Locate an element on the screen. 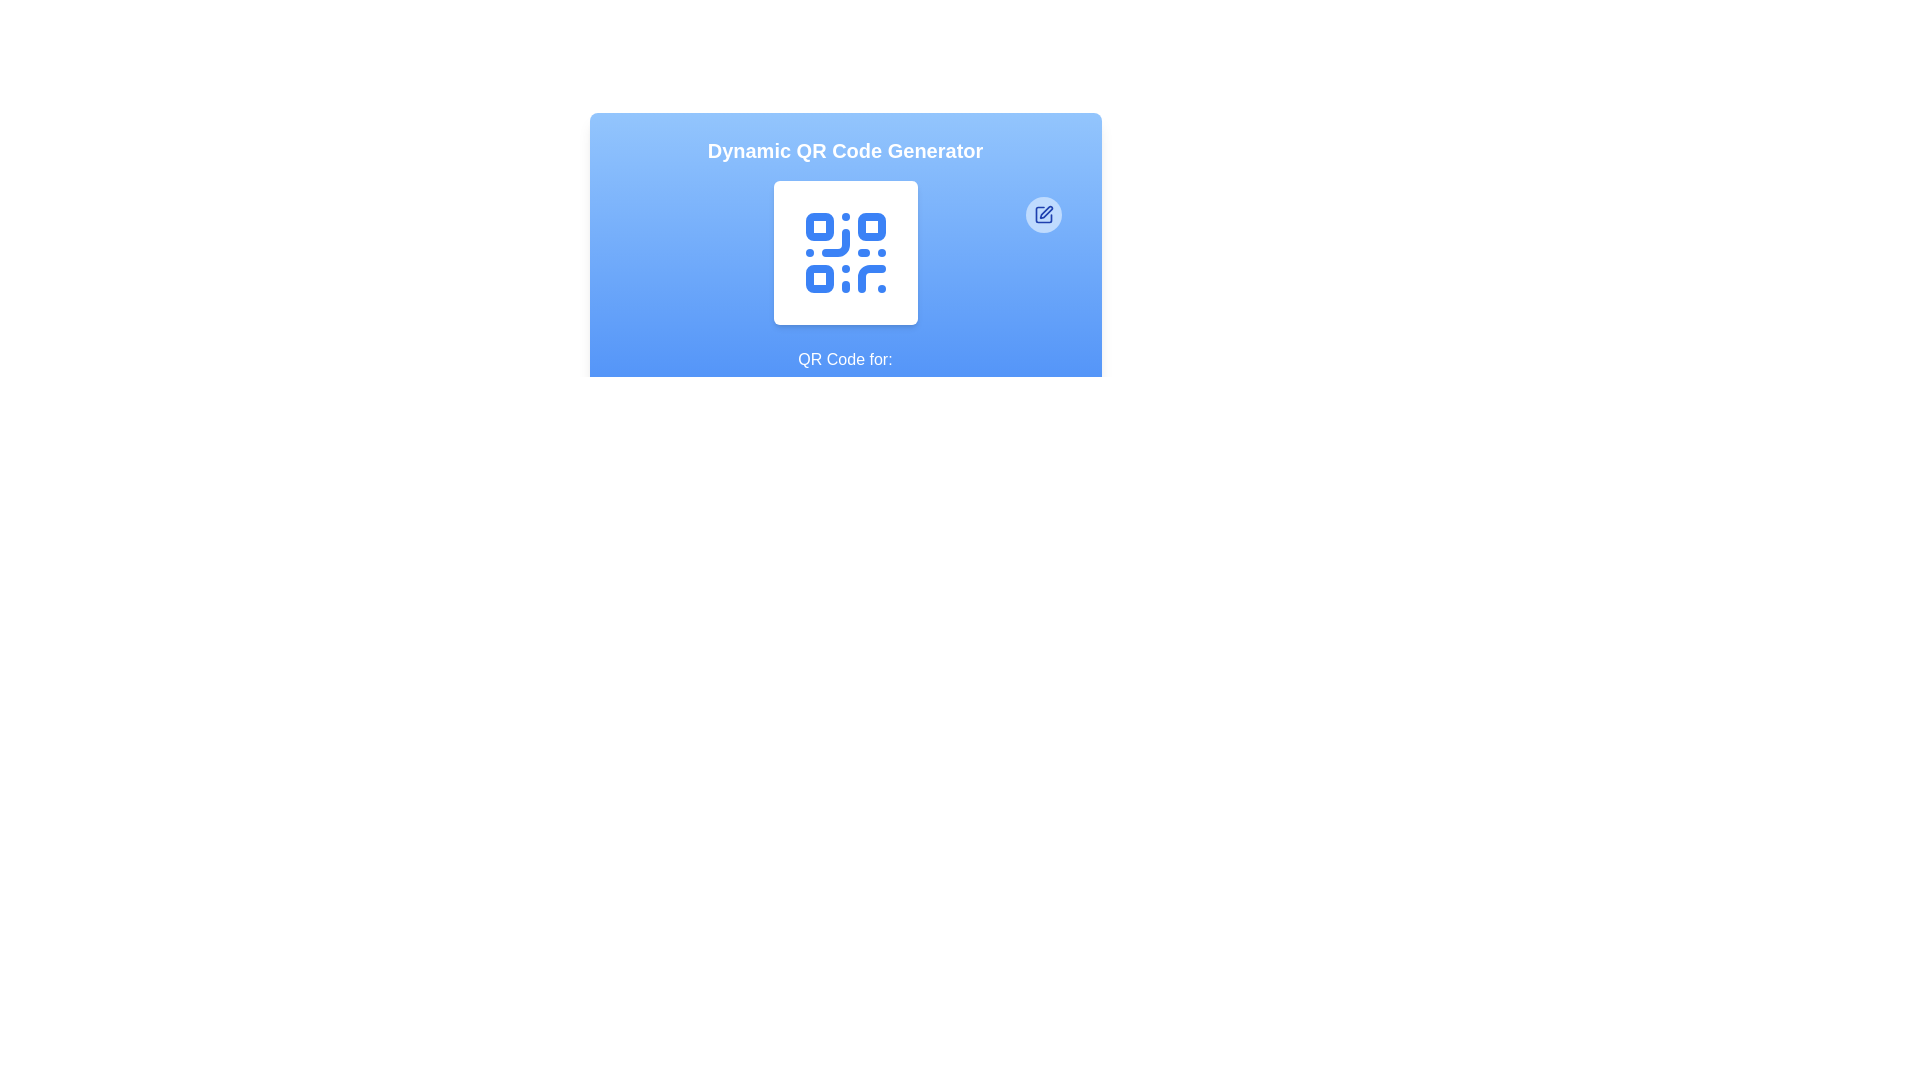 The height and width of the screenshot is (1080, 1920). the circular light blue button located on the top-right edge of the 'Dynamic QR Code Generator' header is located at coordinates (1042, 215).